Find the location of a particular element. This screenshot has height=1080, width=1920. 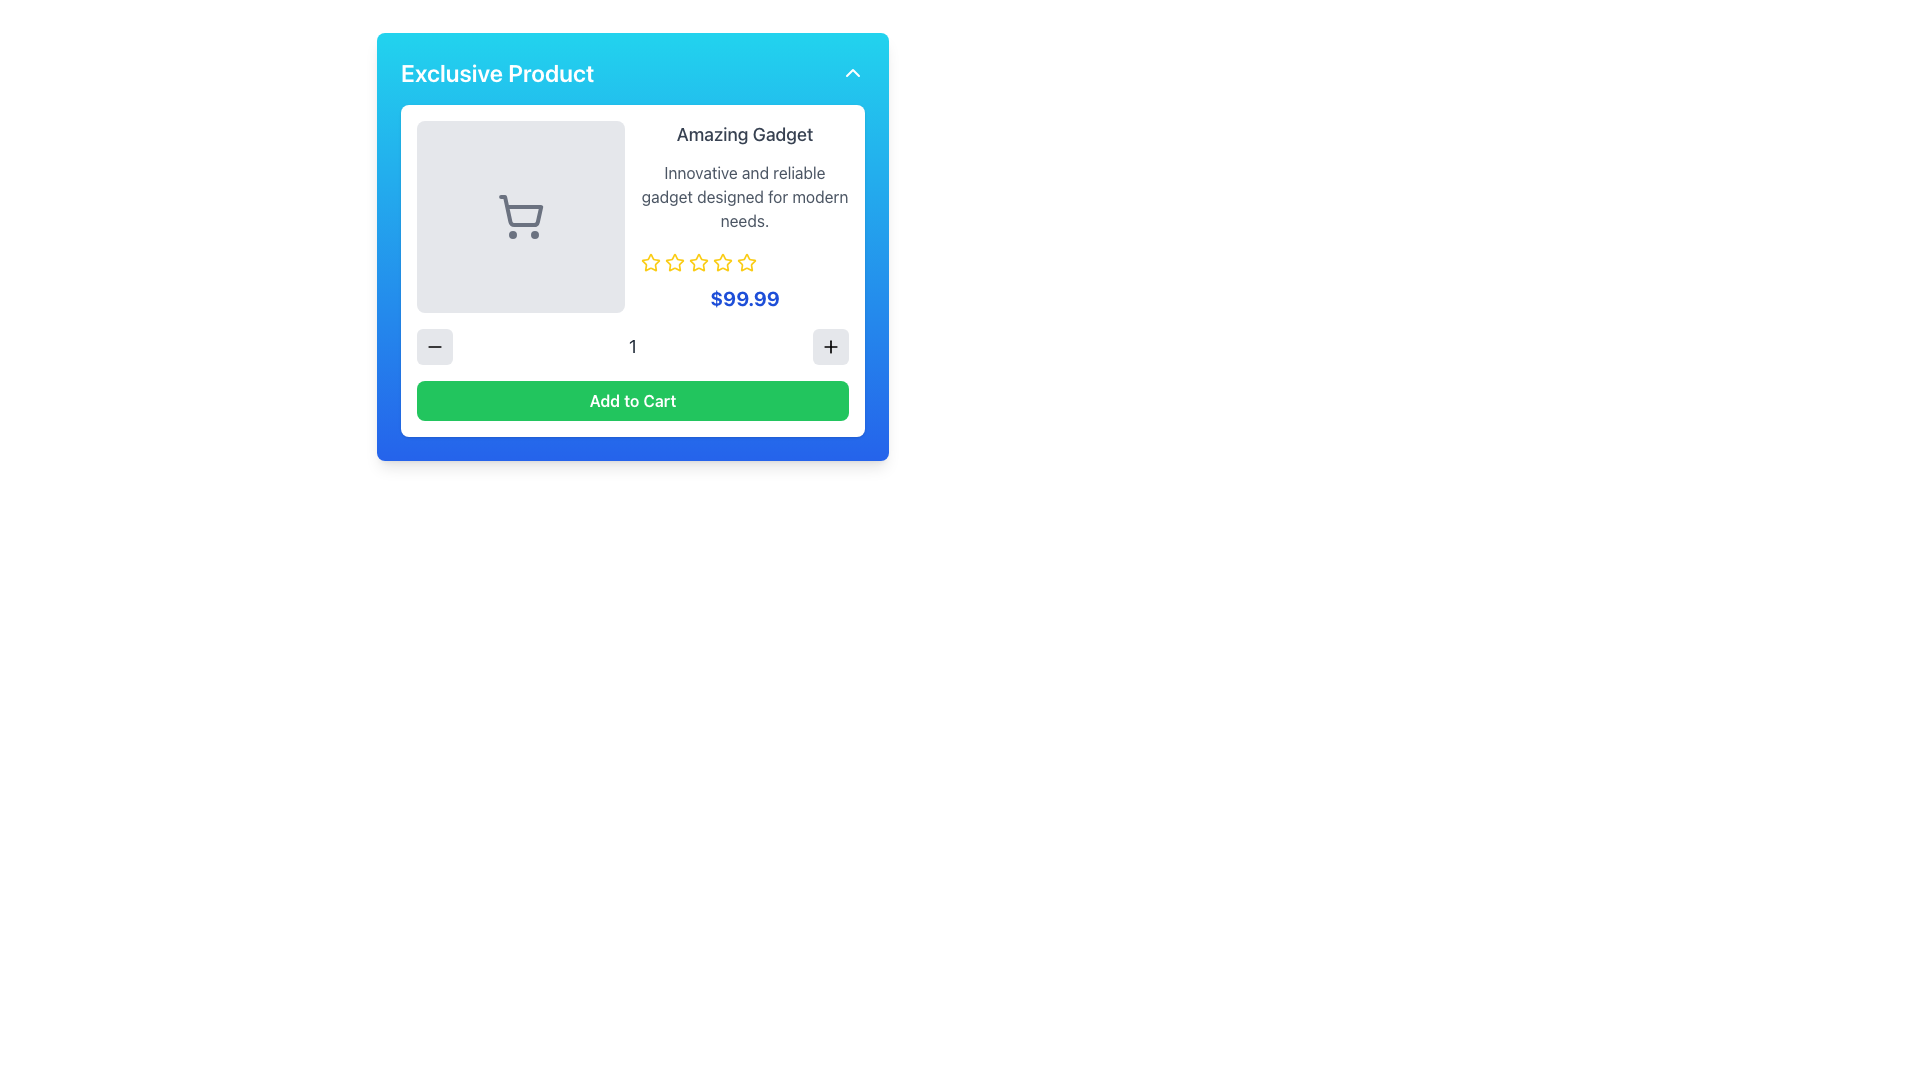

the circular button with a '+' icon, located at the bottom section of the product detail card is located at coordinates (830, 346).